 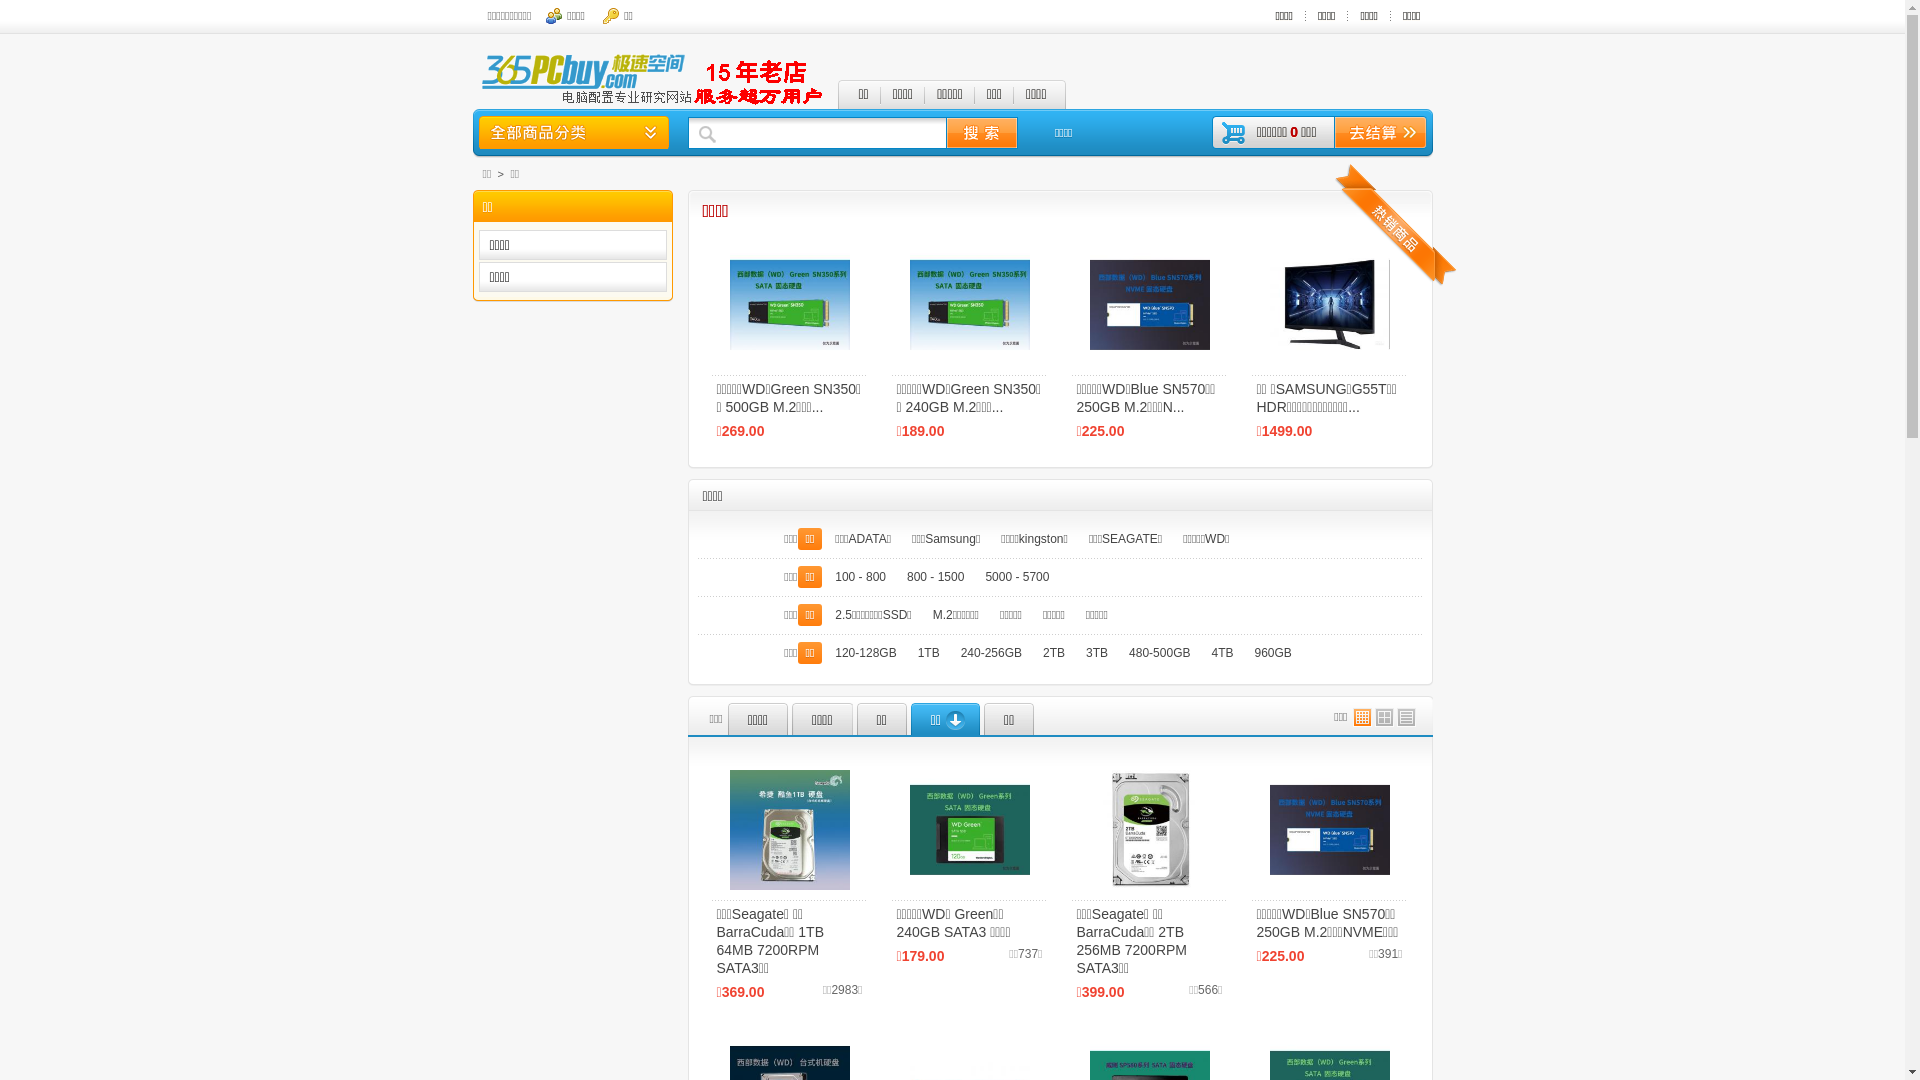 I want to click on '960GB', so click(x=1271, y=652).